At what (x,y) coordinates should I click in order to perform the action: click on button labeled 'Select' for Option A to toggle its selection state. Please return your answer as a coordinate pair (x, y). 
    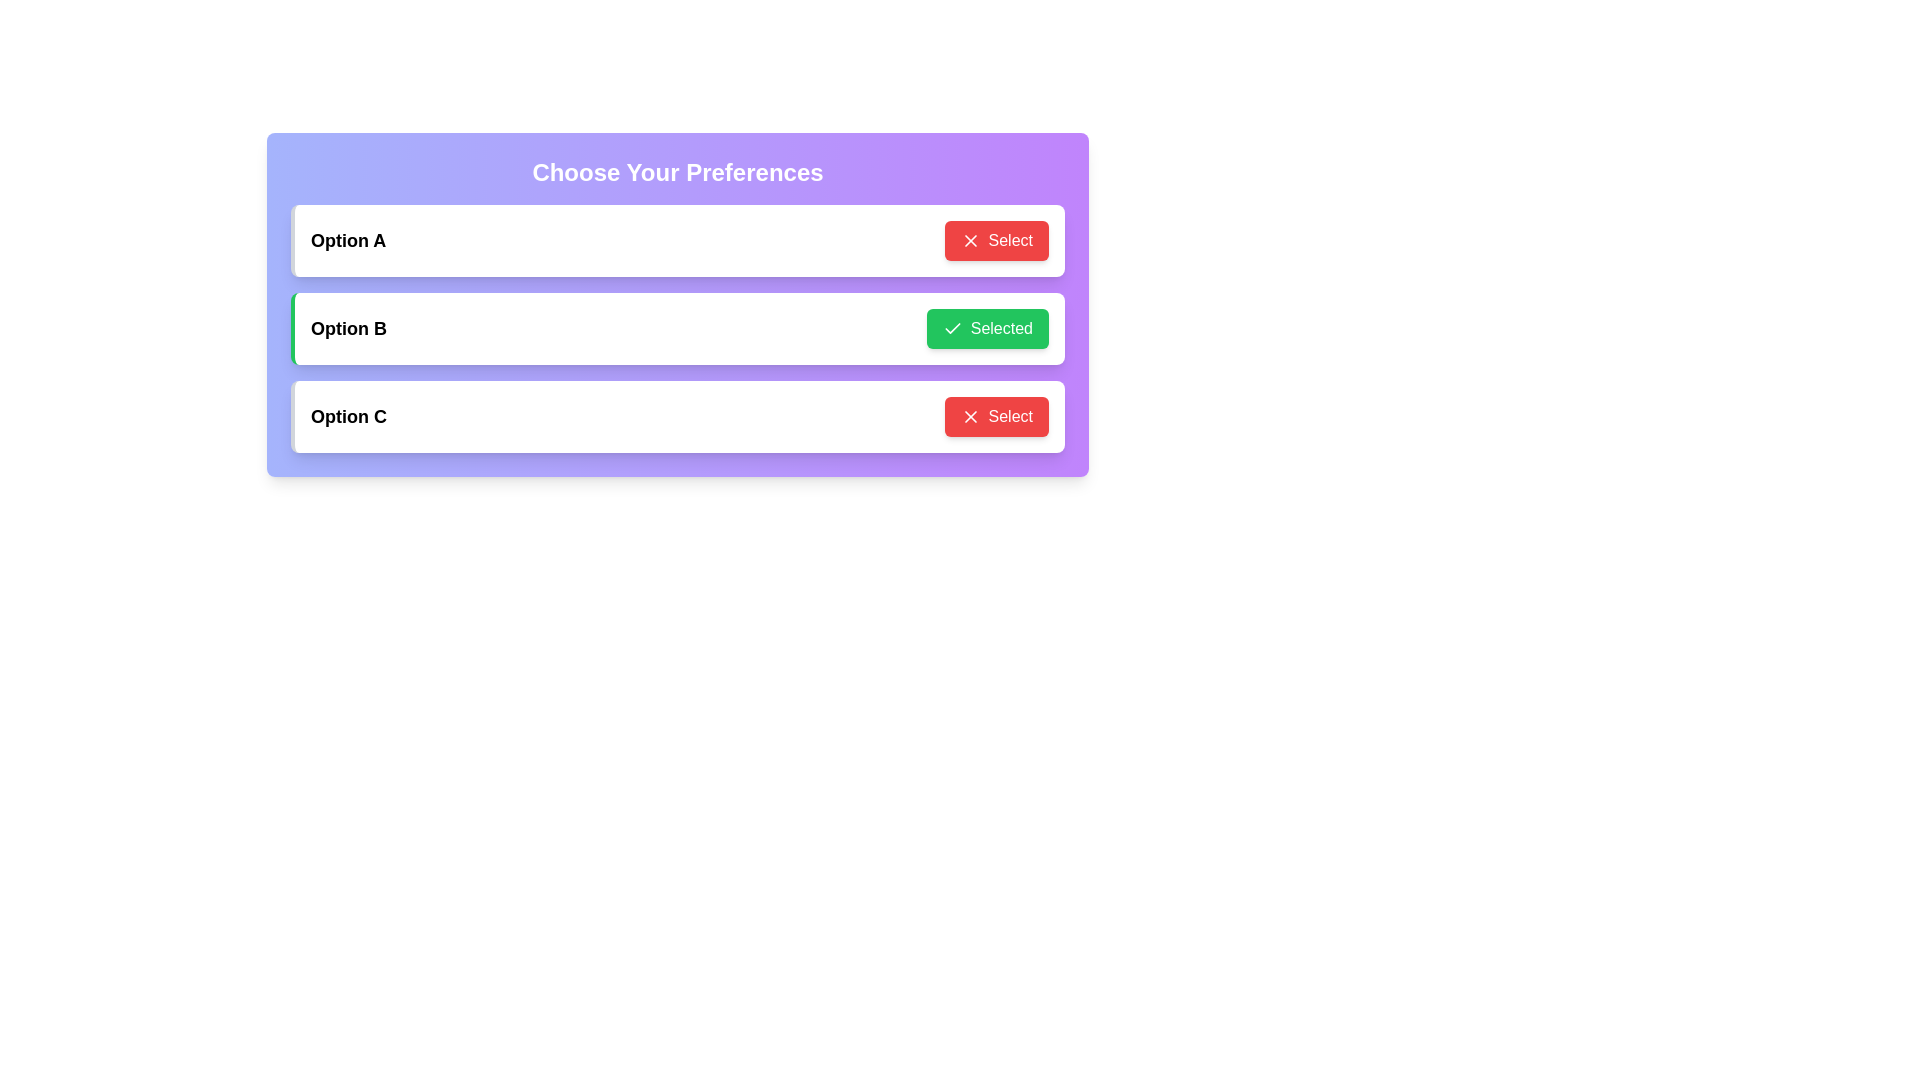
    Looking at the image, I should click on (996, 239).